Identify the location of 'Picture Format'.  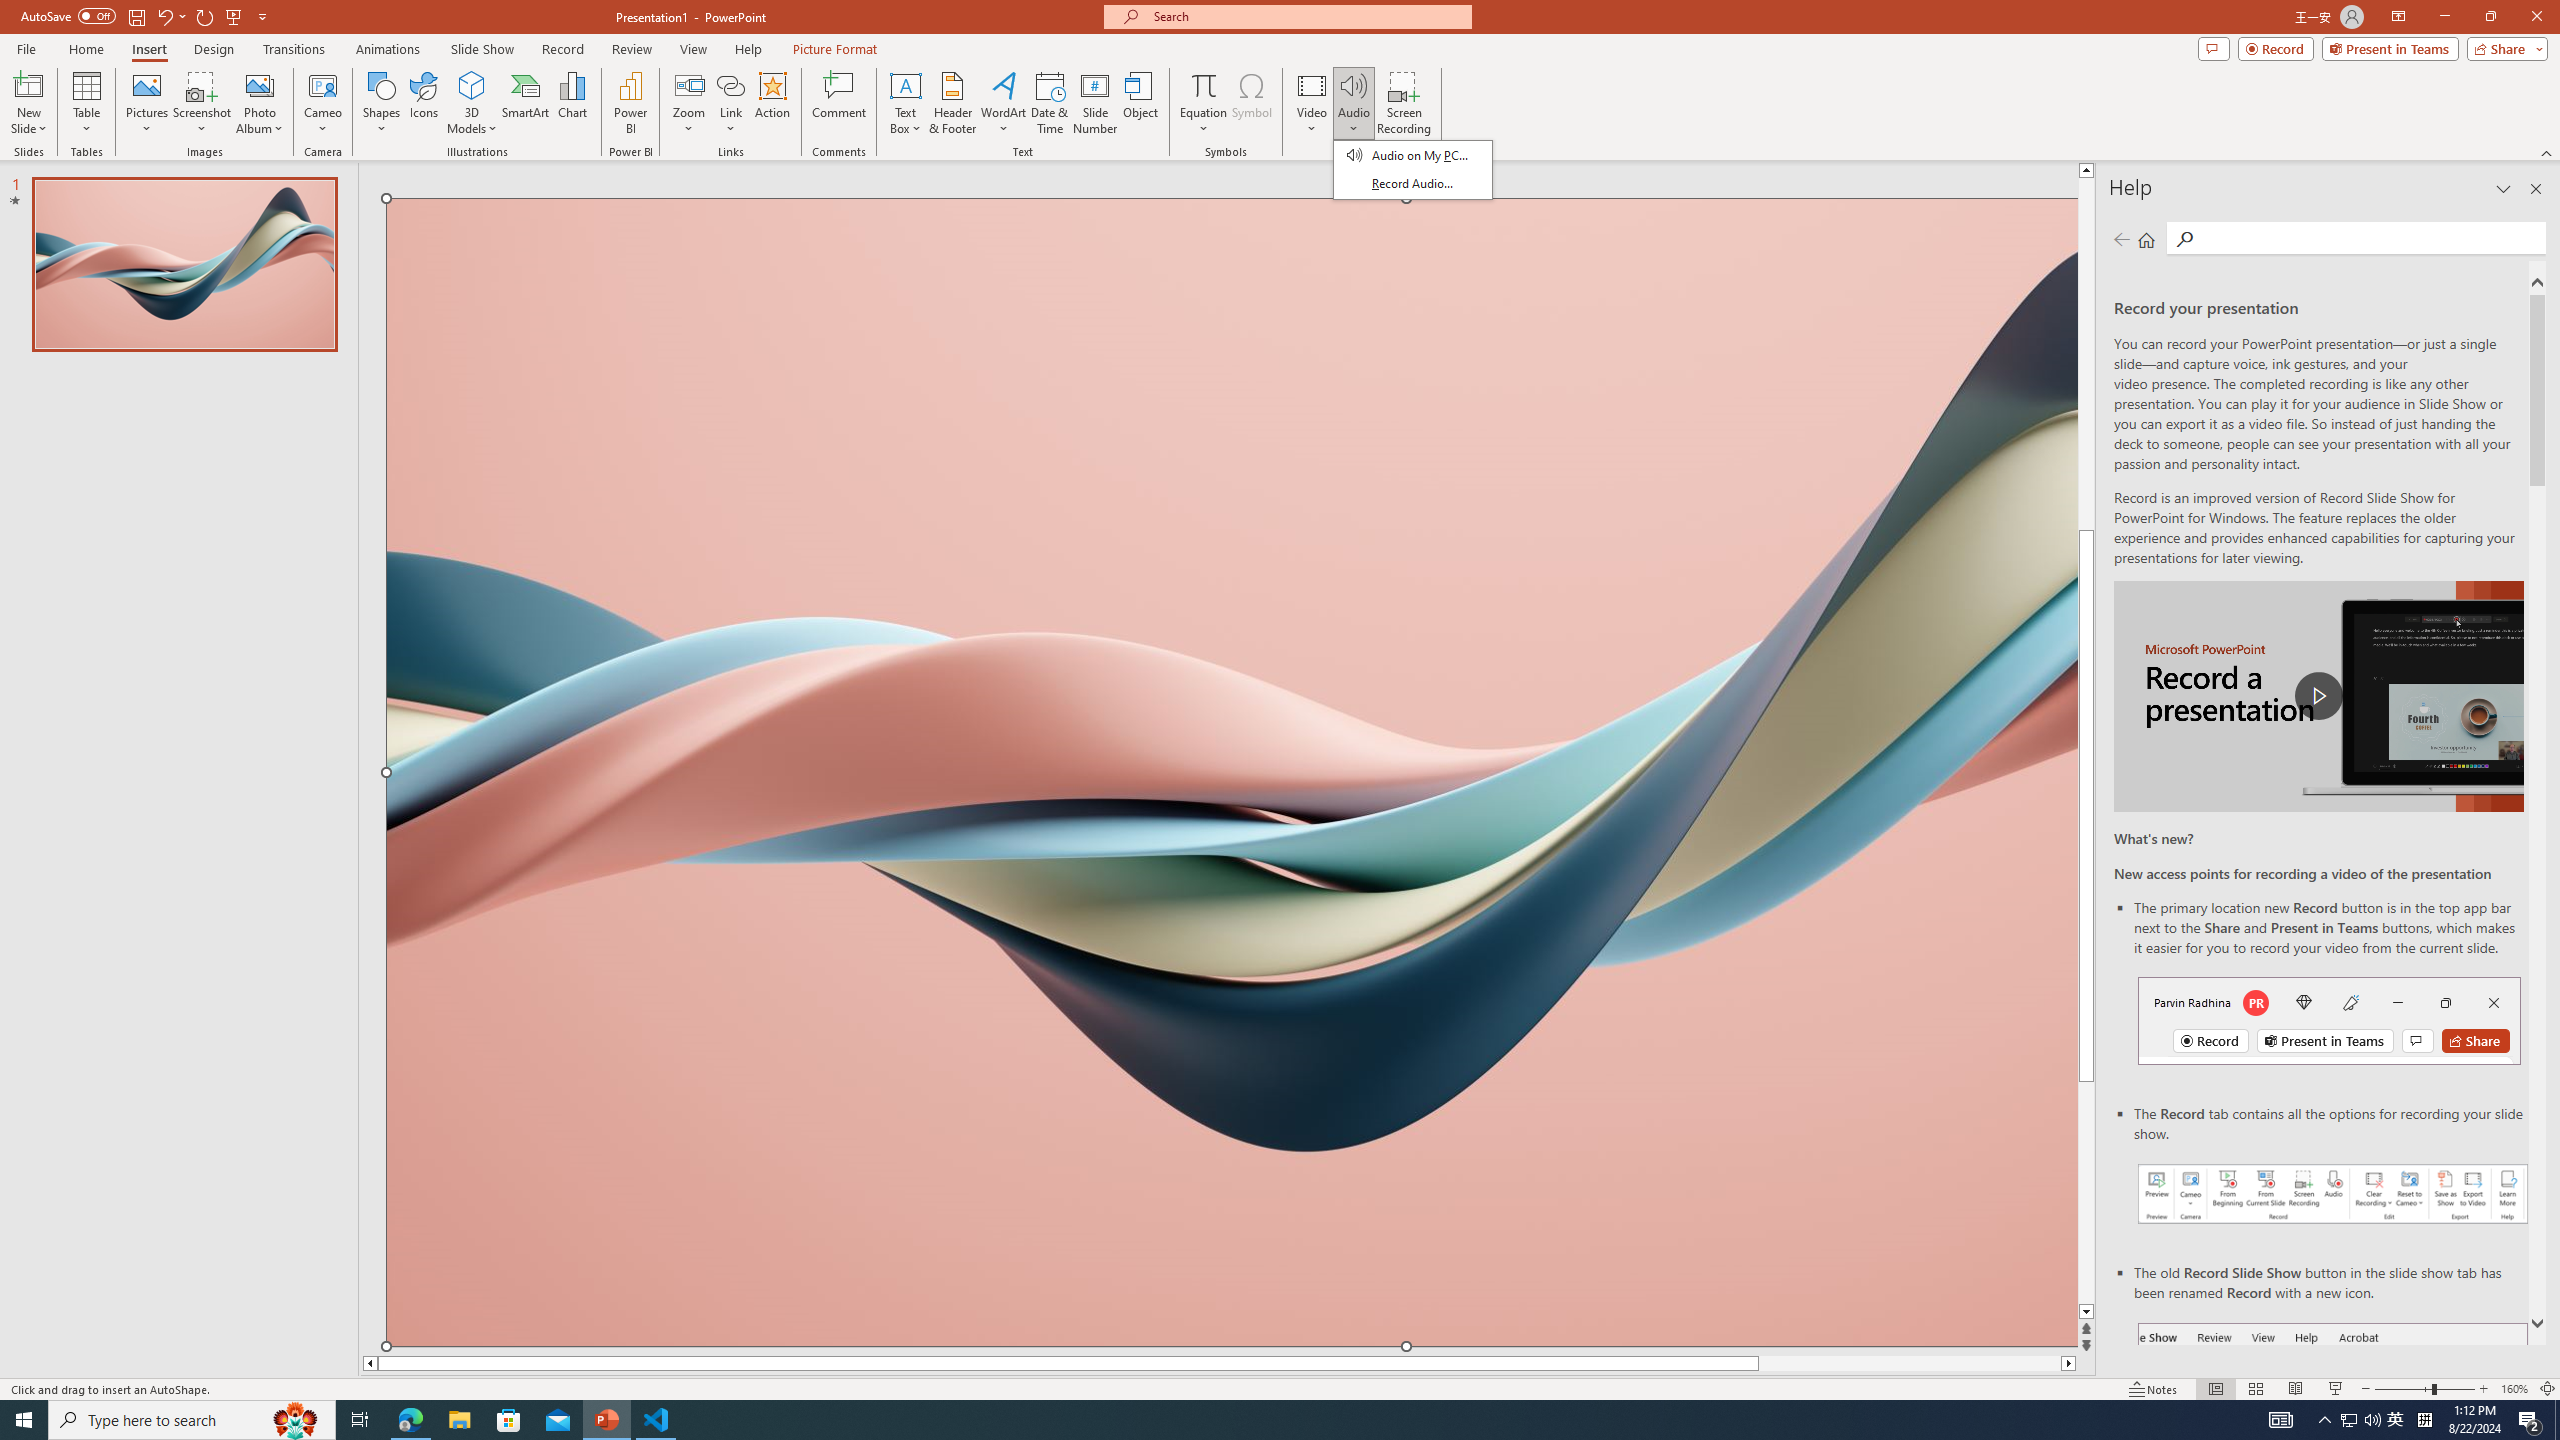
(835, 49).